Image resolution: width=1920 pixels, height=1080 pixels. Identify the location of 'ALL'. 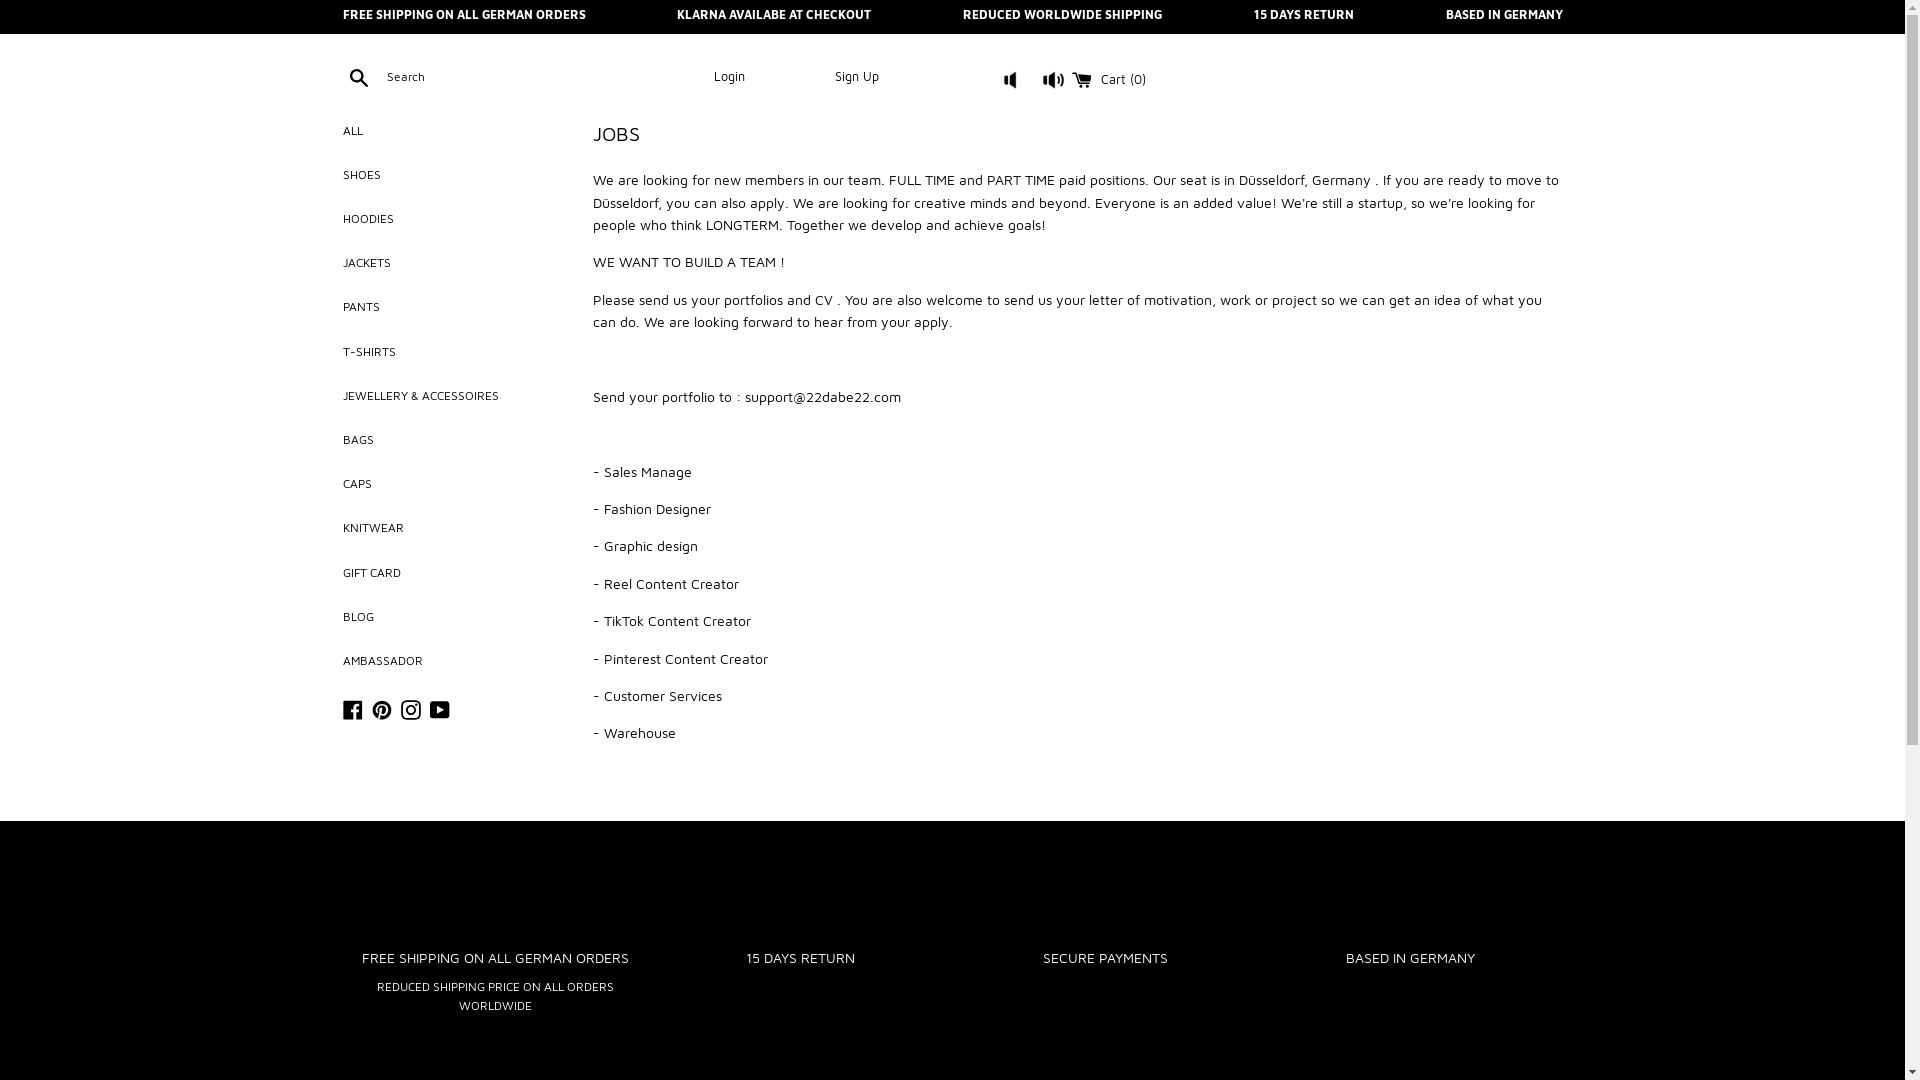
(450, 130).